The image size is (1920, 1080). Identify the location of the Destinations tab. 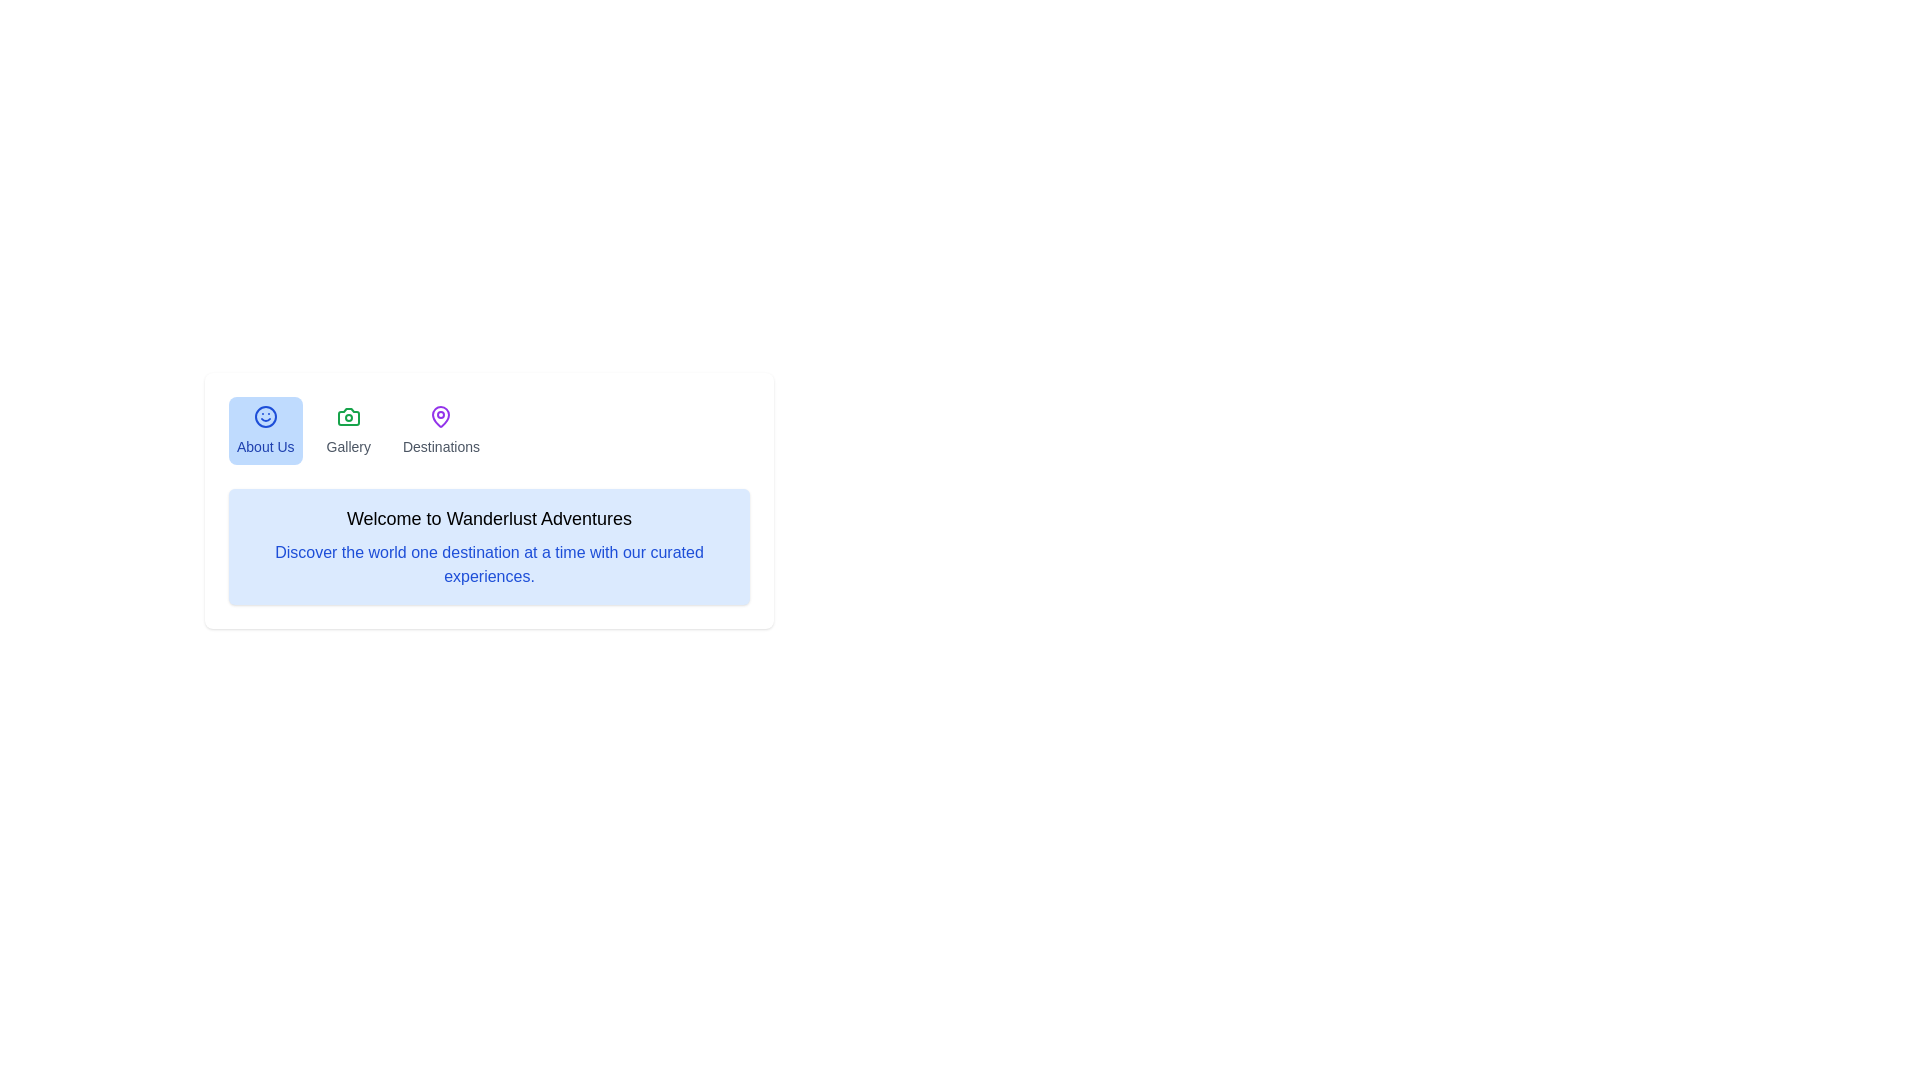
(440, 430).